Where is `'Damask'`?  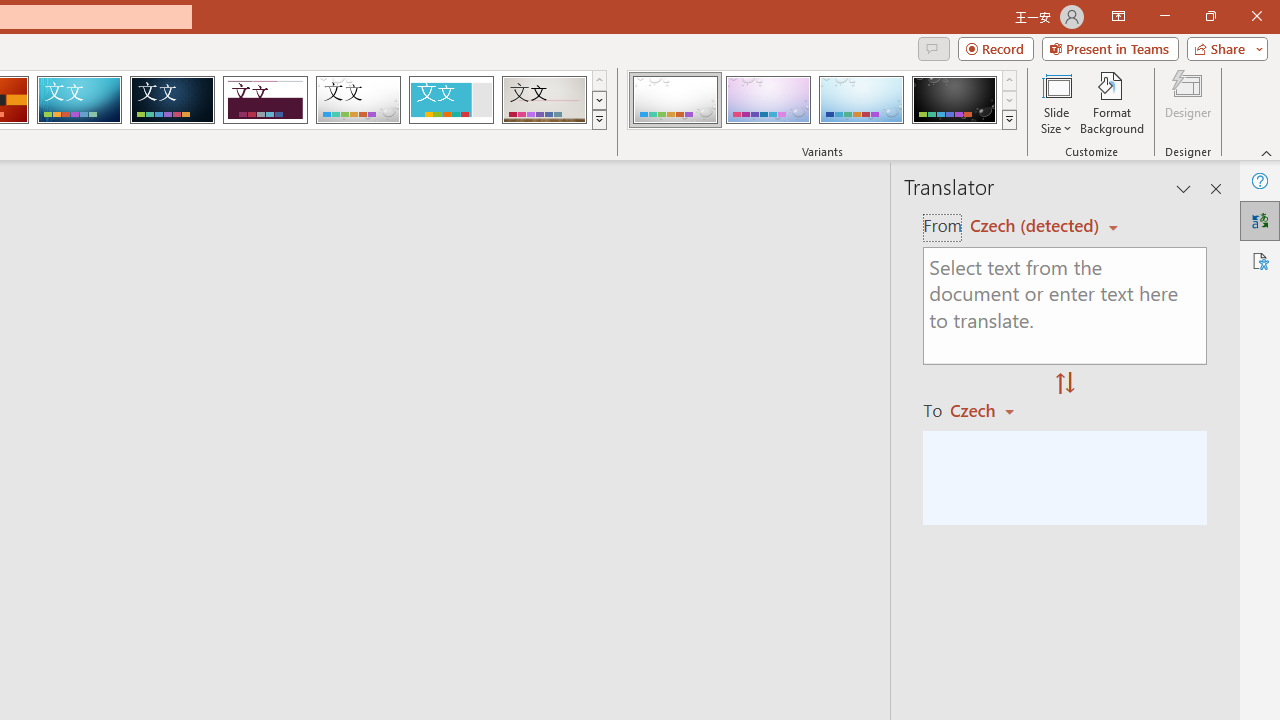 'Damask' is located at coordinates (172, 100).